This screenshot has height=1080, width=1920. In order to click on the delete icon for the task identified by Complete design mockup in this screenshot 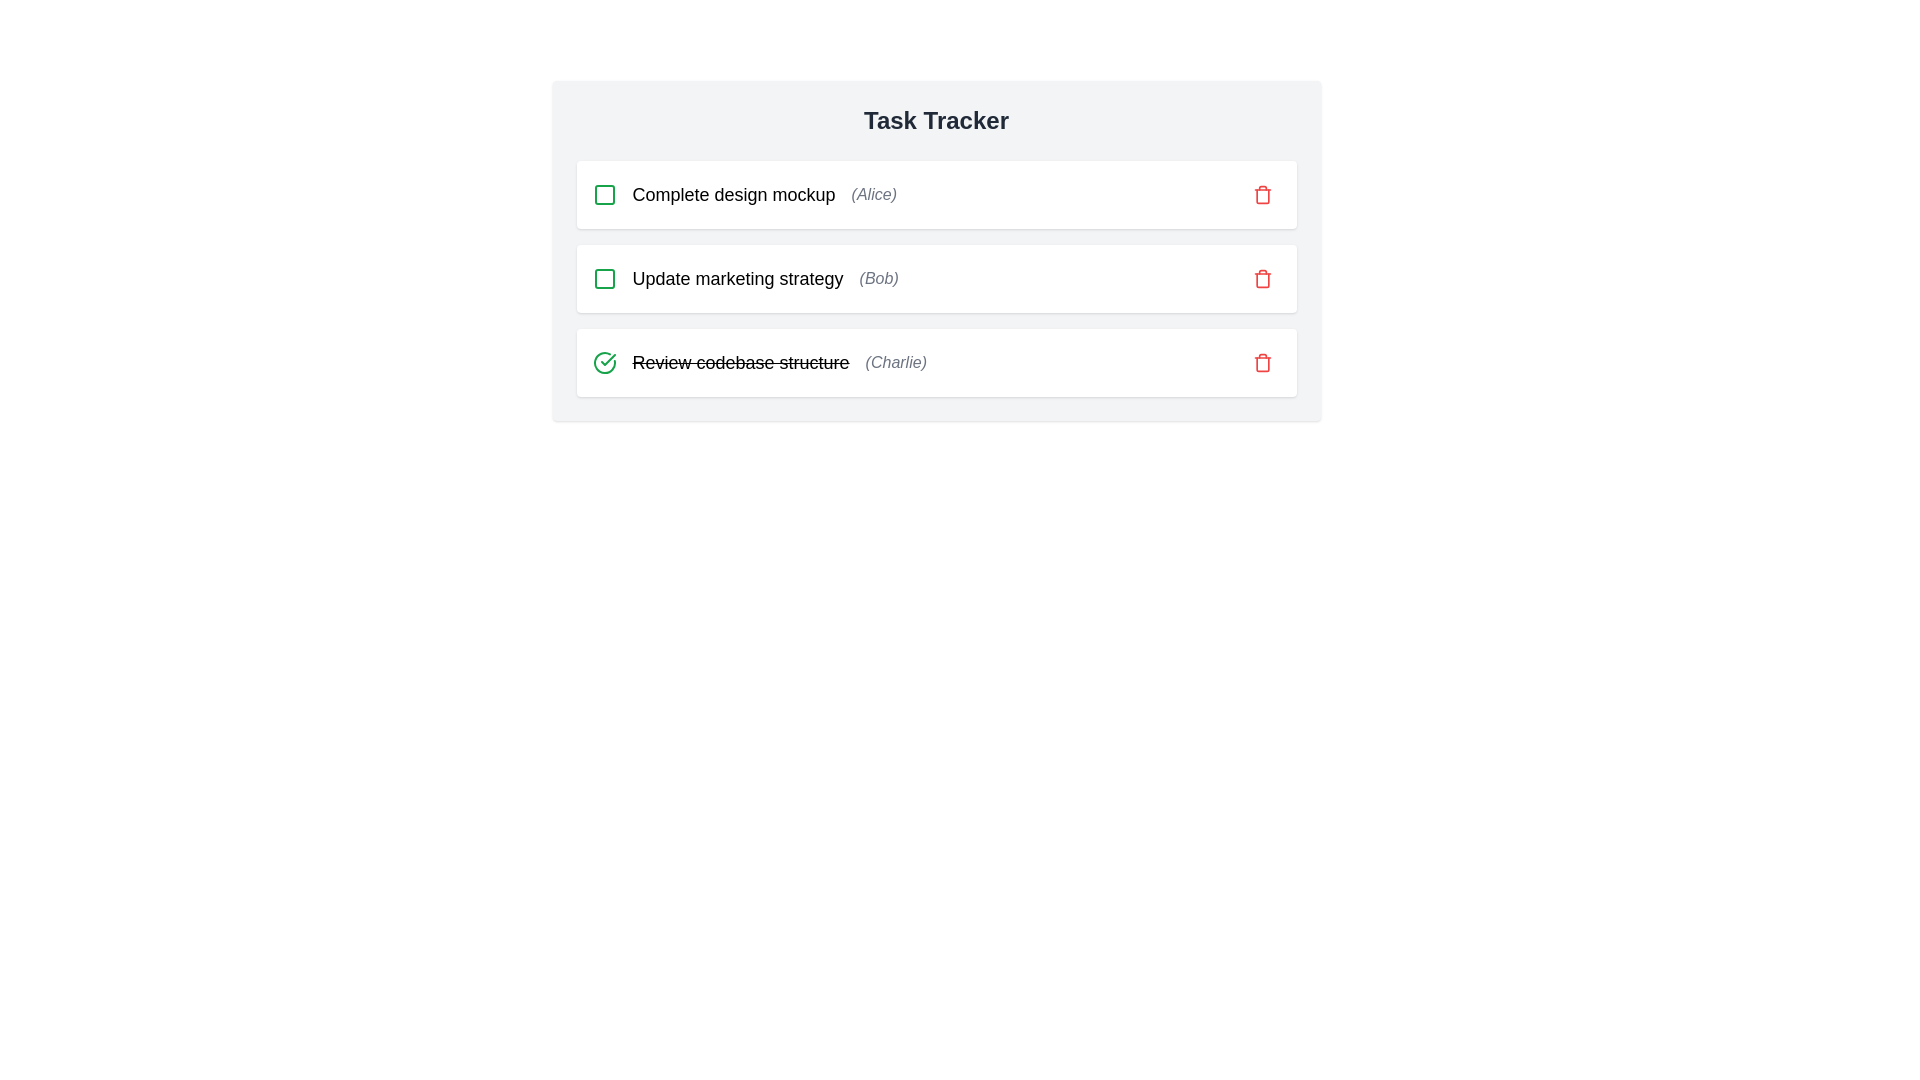, I will do `click(1261, 195)`.